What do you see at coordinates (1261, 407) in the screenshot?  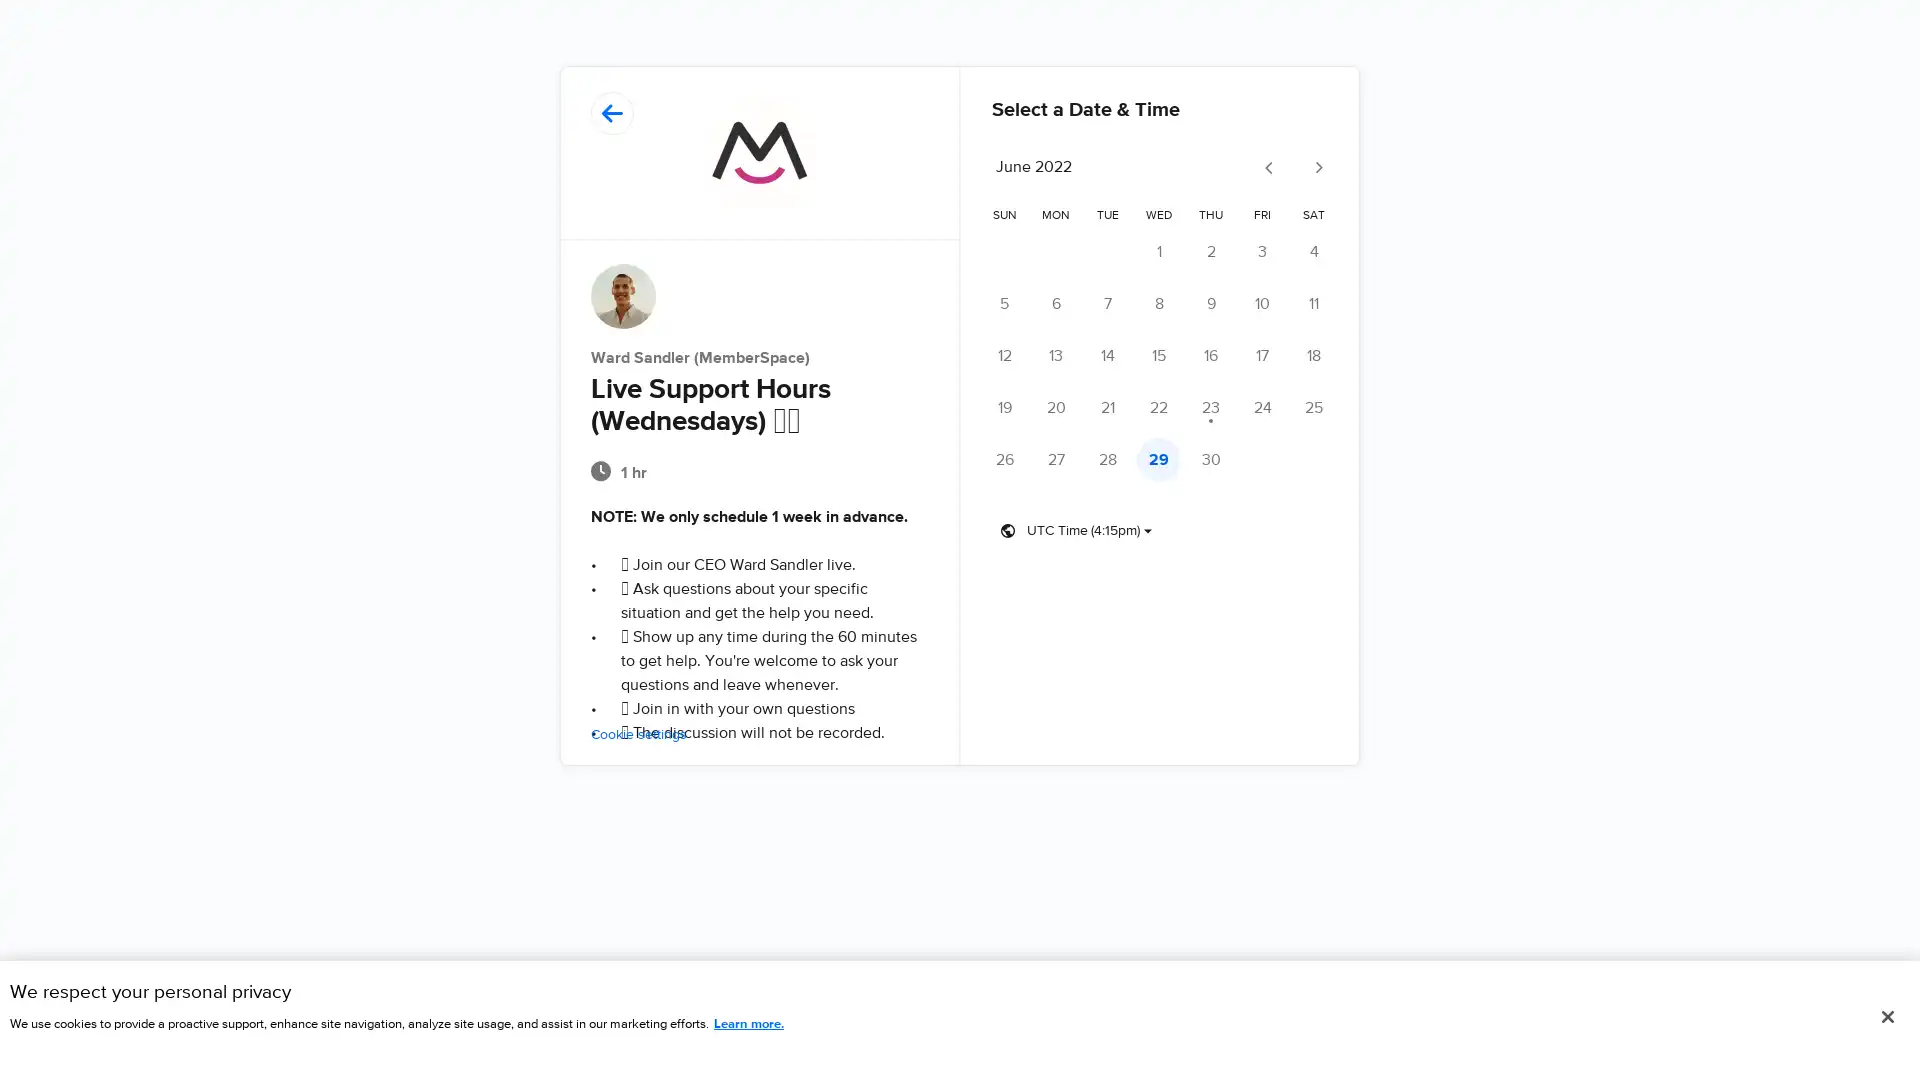 I see `Friday, June 24 - No times available` at bounding box center [1261, 407].